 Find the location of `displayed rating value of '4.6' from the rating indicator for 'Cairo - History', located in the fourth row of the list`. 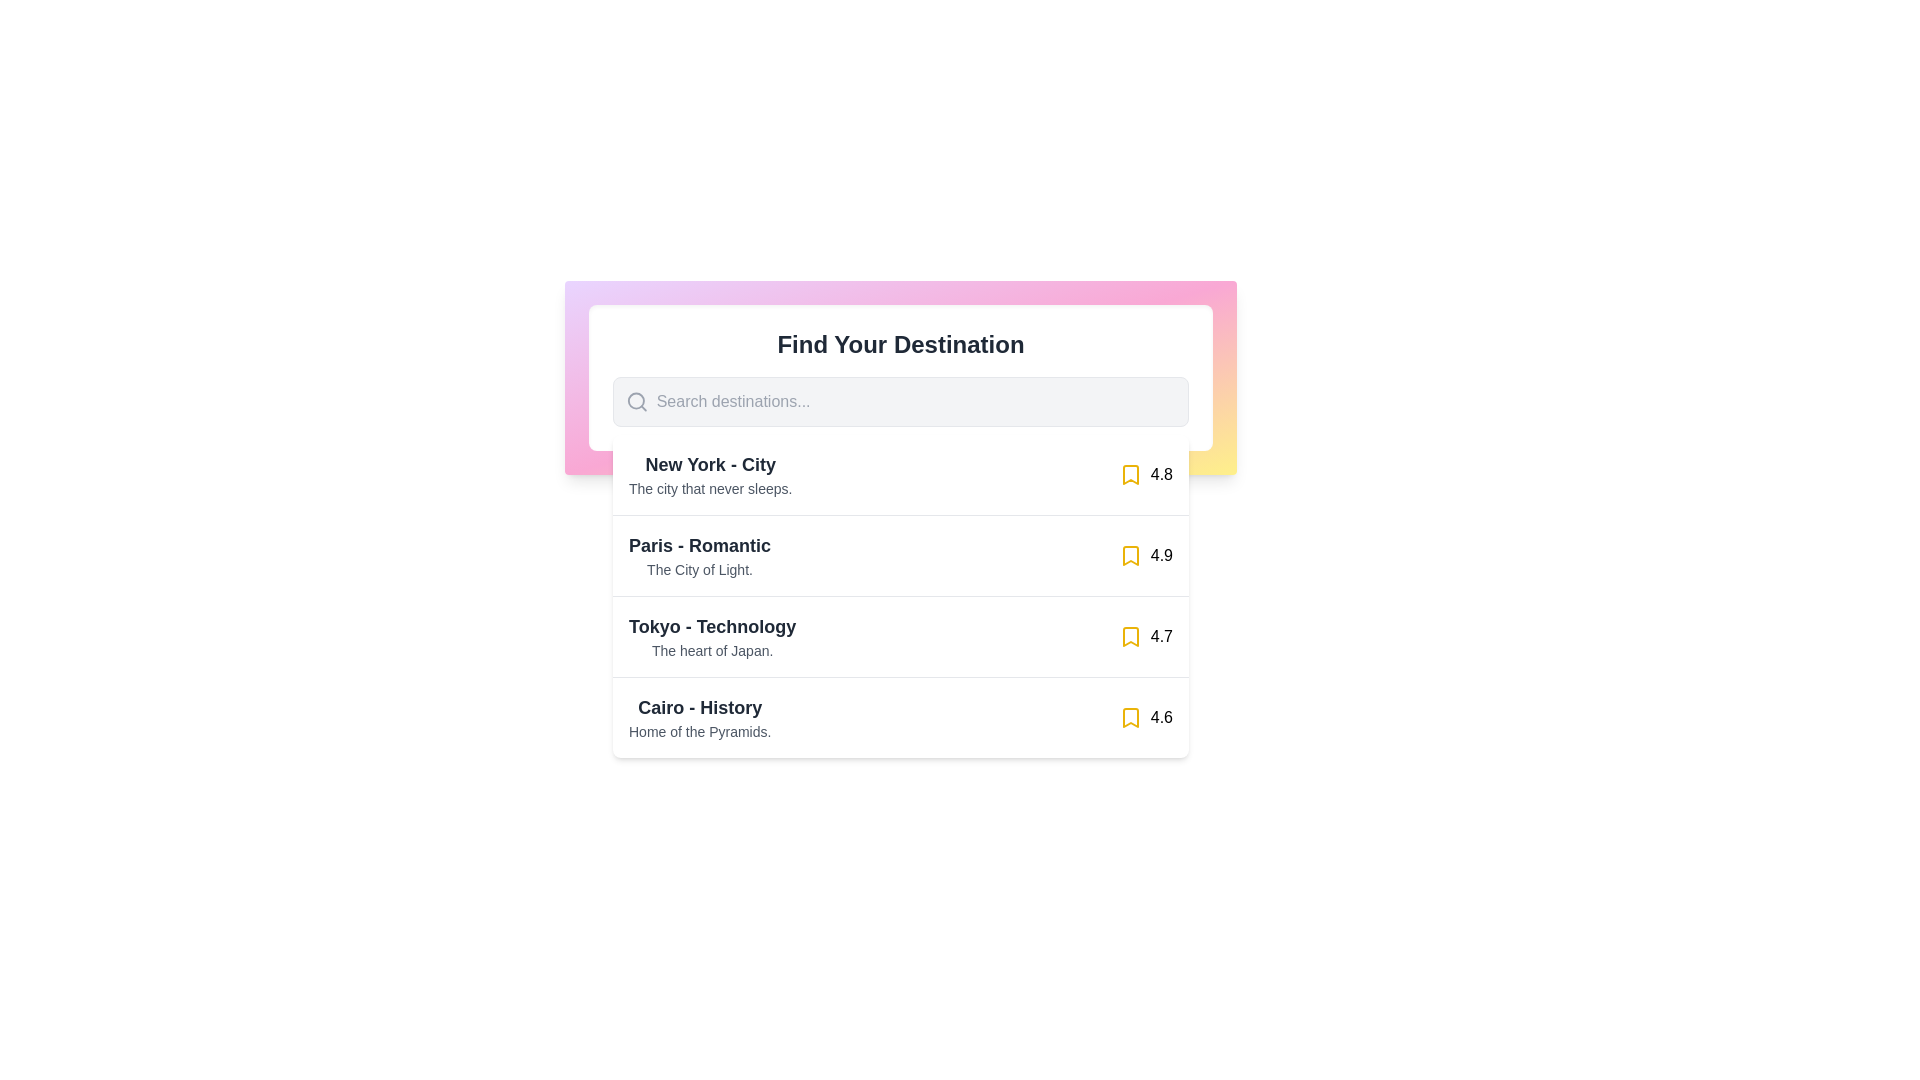

displayed rating value of '4.6' from the rating indicator for 'Cairo - History', located in the fourth row of the list is located at coordinates (1145, 716).